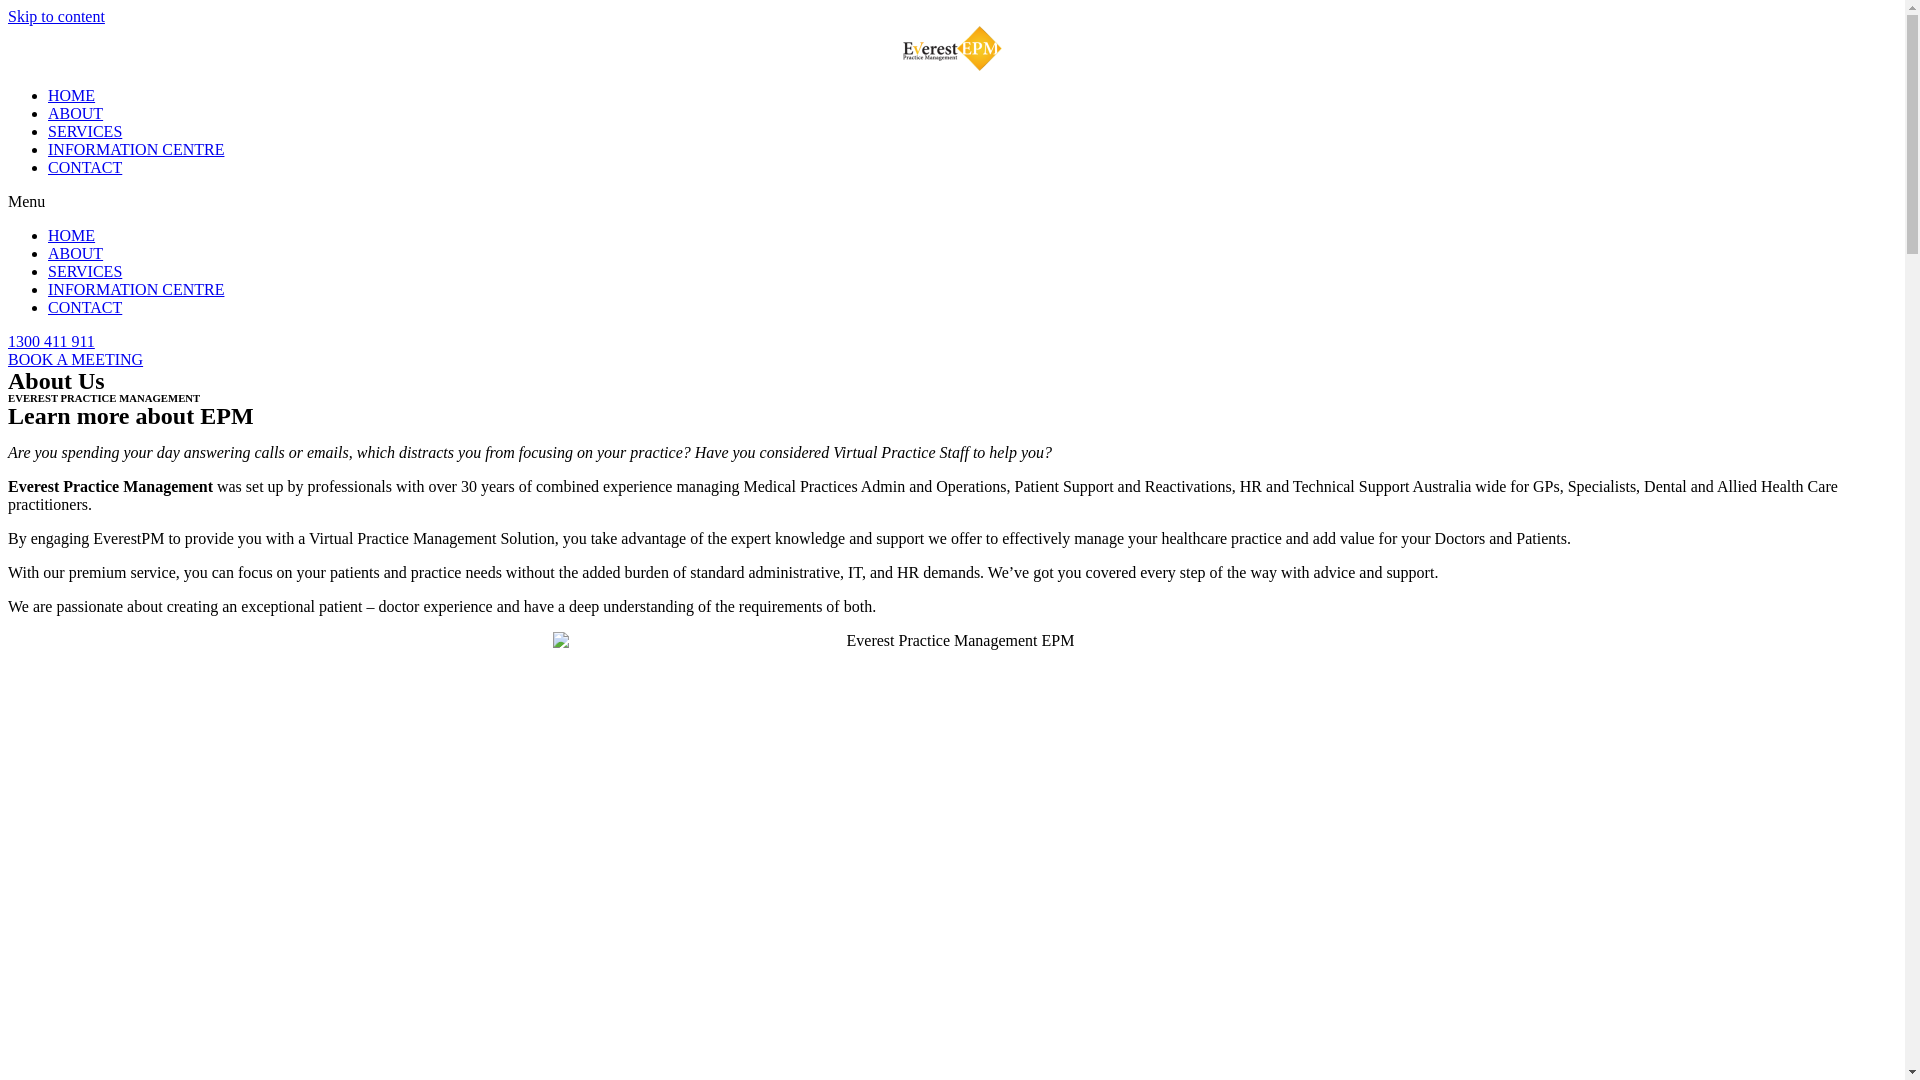  What do you see at coordinates (84, 271) in the screenshot?
I see `'SERVICES'` at bounding box center [84, 271].